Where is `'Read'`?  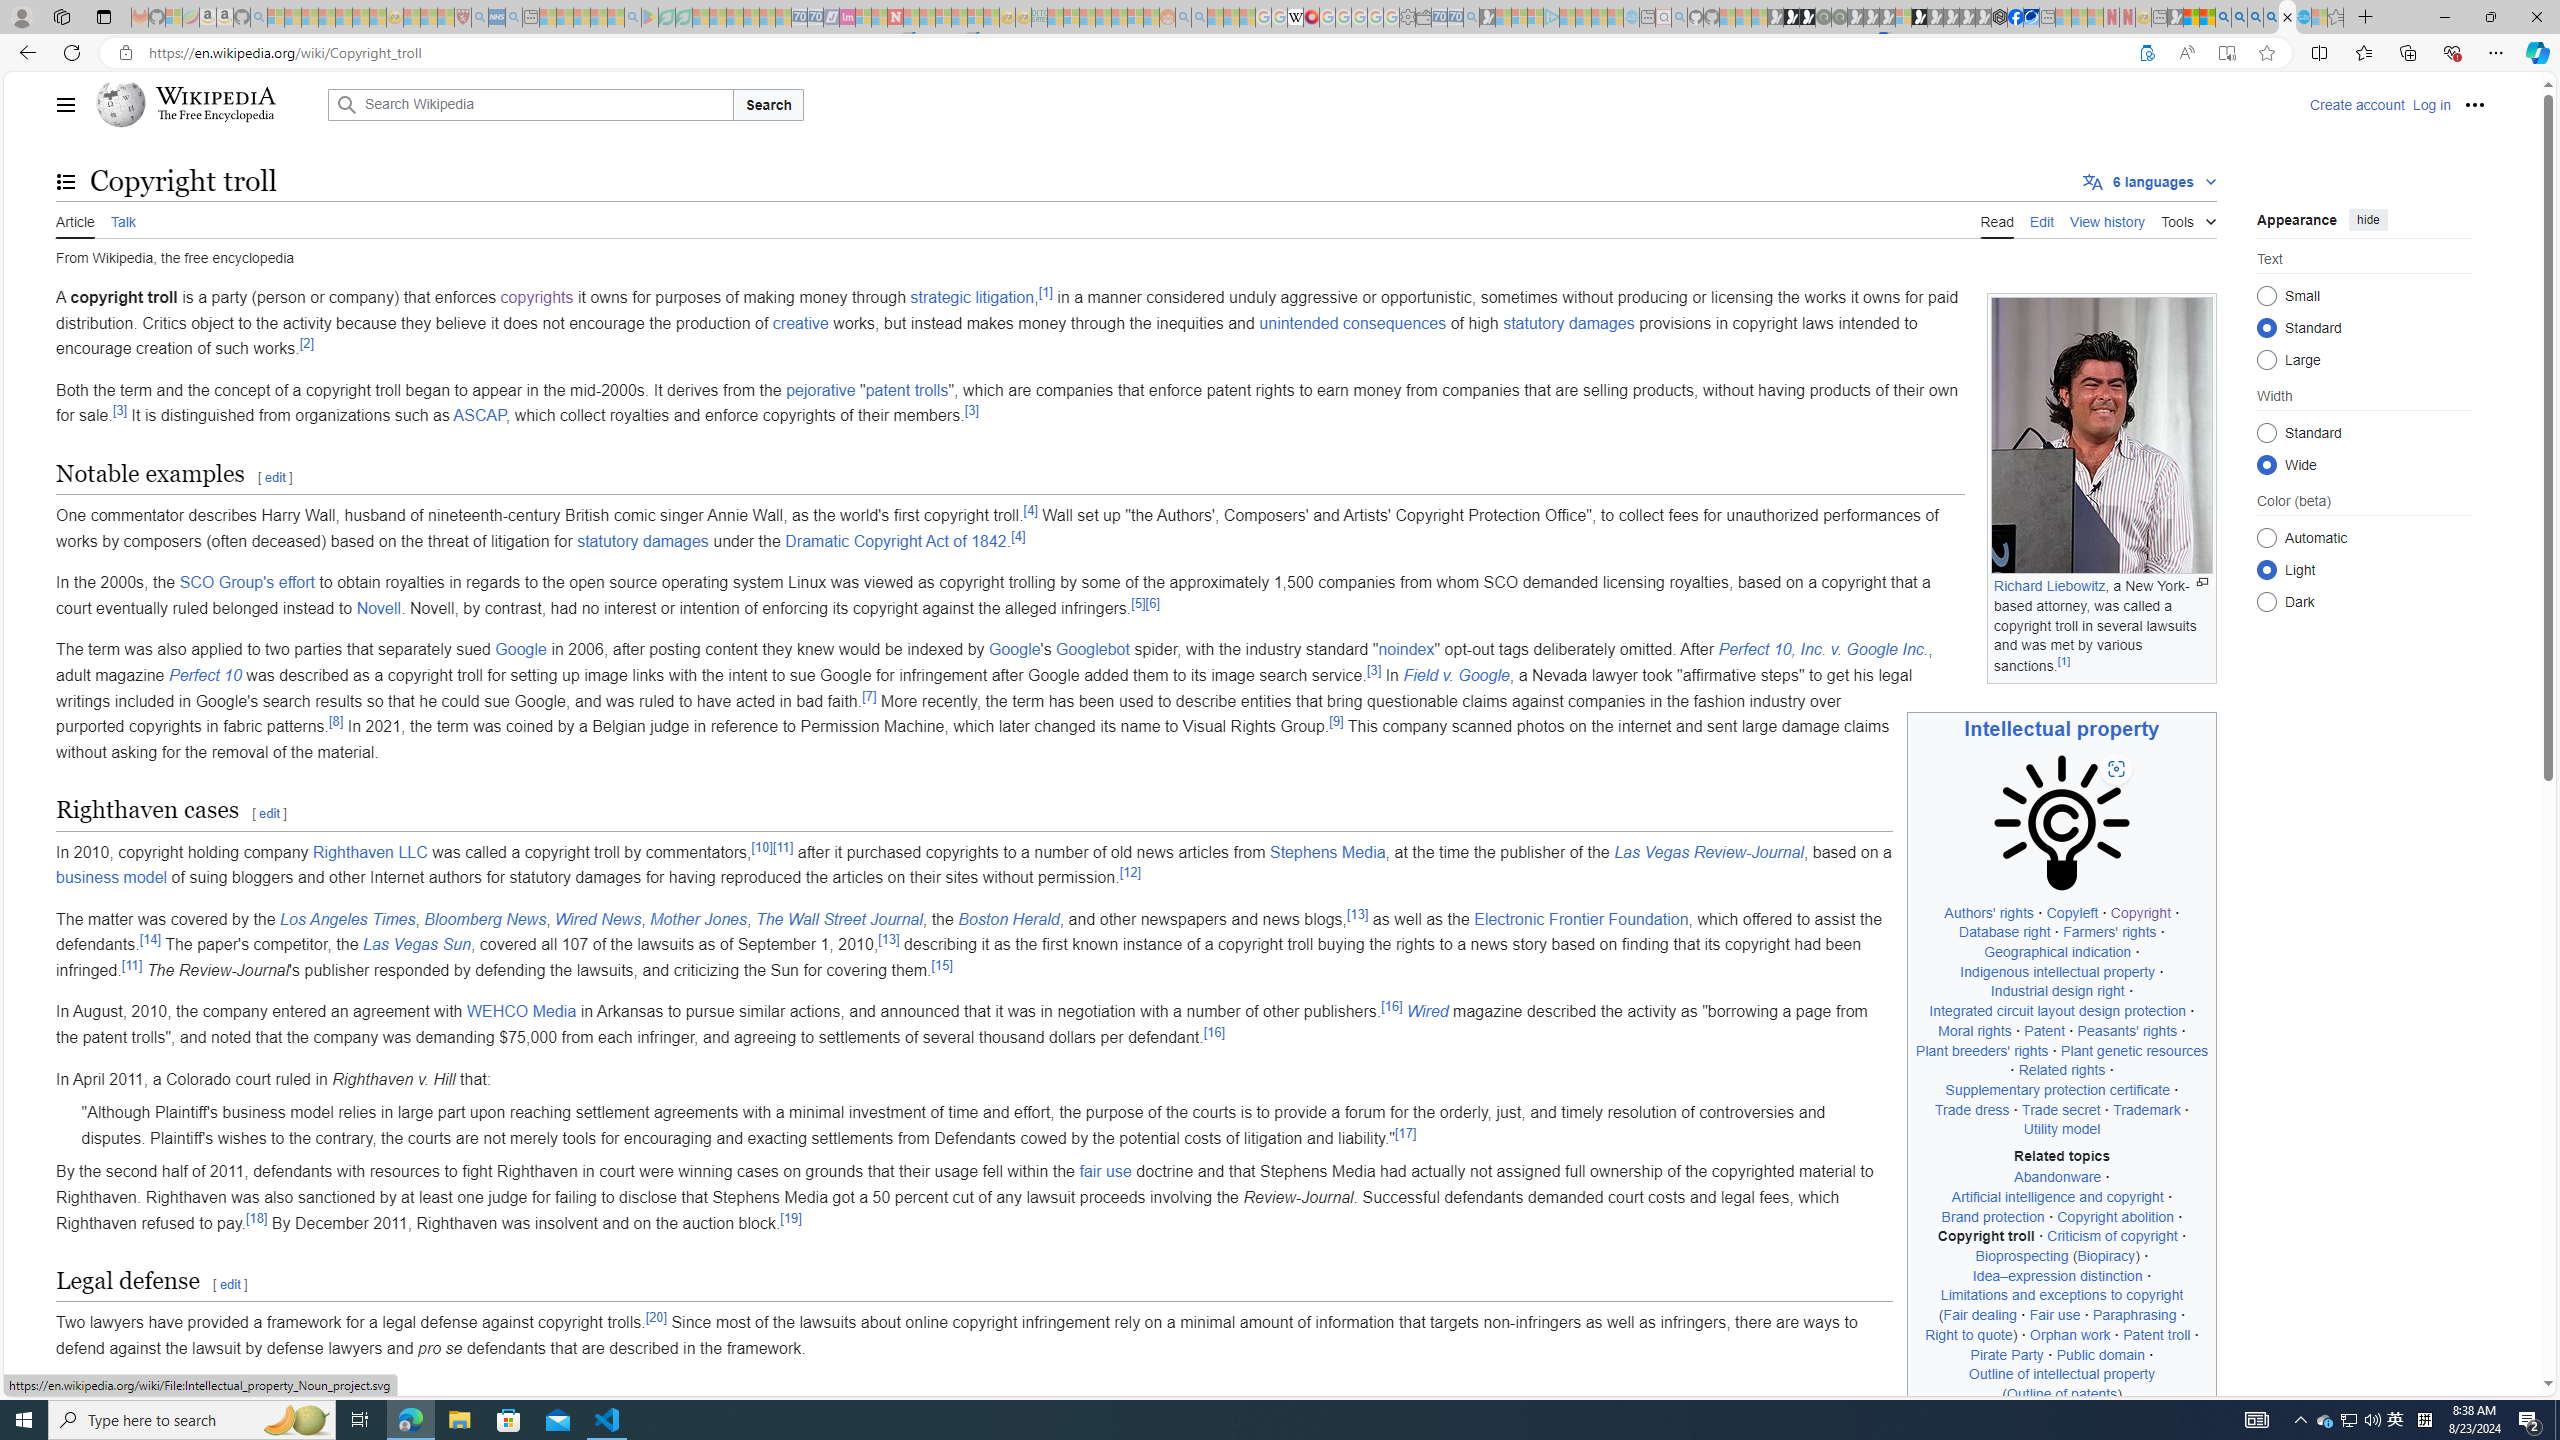 'Read' is located at coordinates (1996, 218).